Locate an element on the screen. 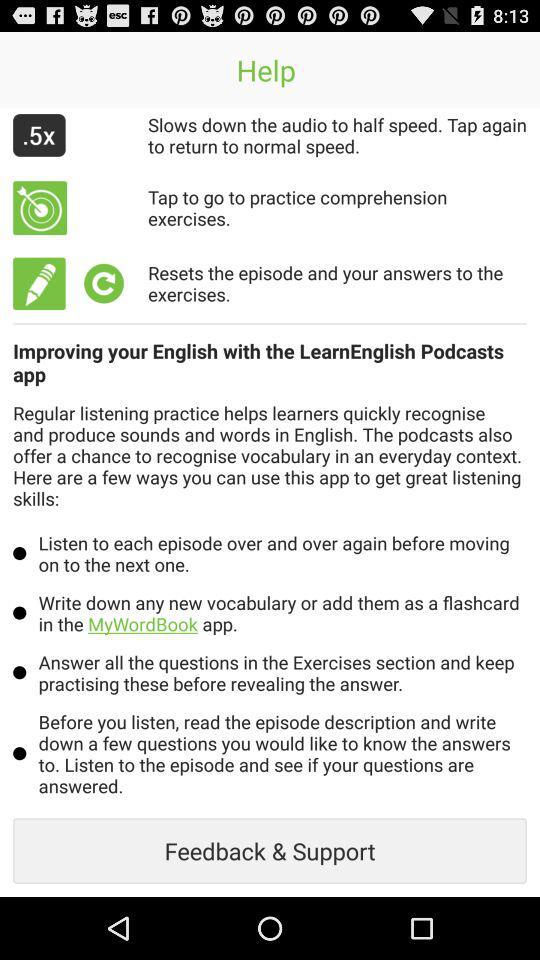 Image resolution: width=540 pixels, height=960 pixels. feedback & support item is located at coordinates (270, 850).